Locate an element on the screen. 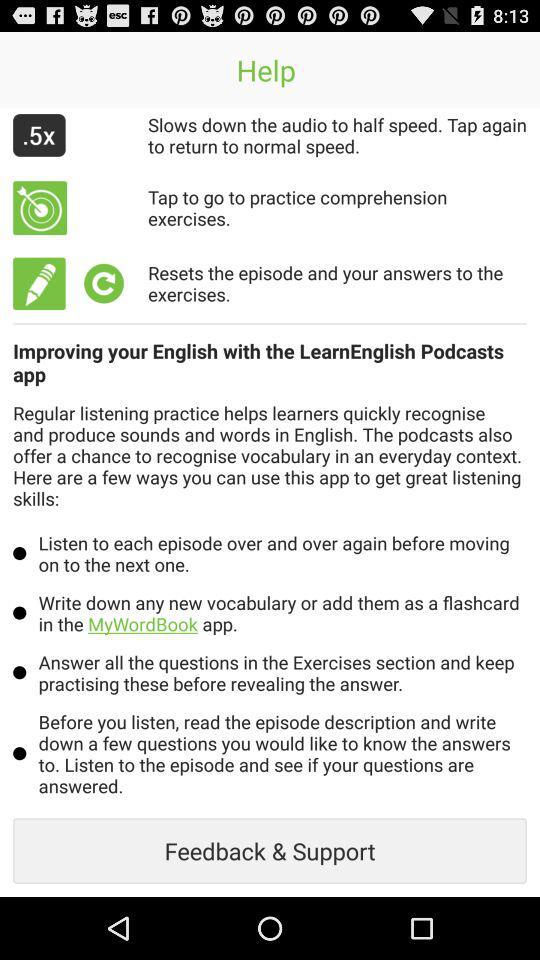 Image resolution: width=540 pixels, height=960 pixels. feedback & support item is located at coordinates (270, 850).